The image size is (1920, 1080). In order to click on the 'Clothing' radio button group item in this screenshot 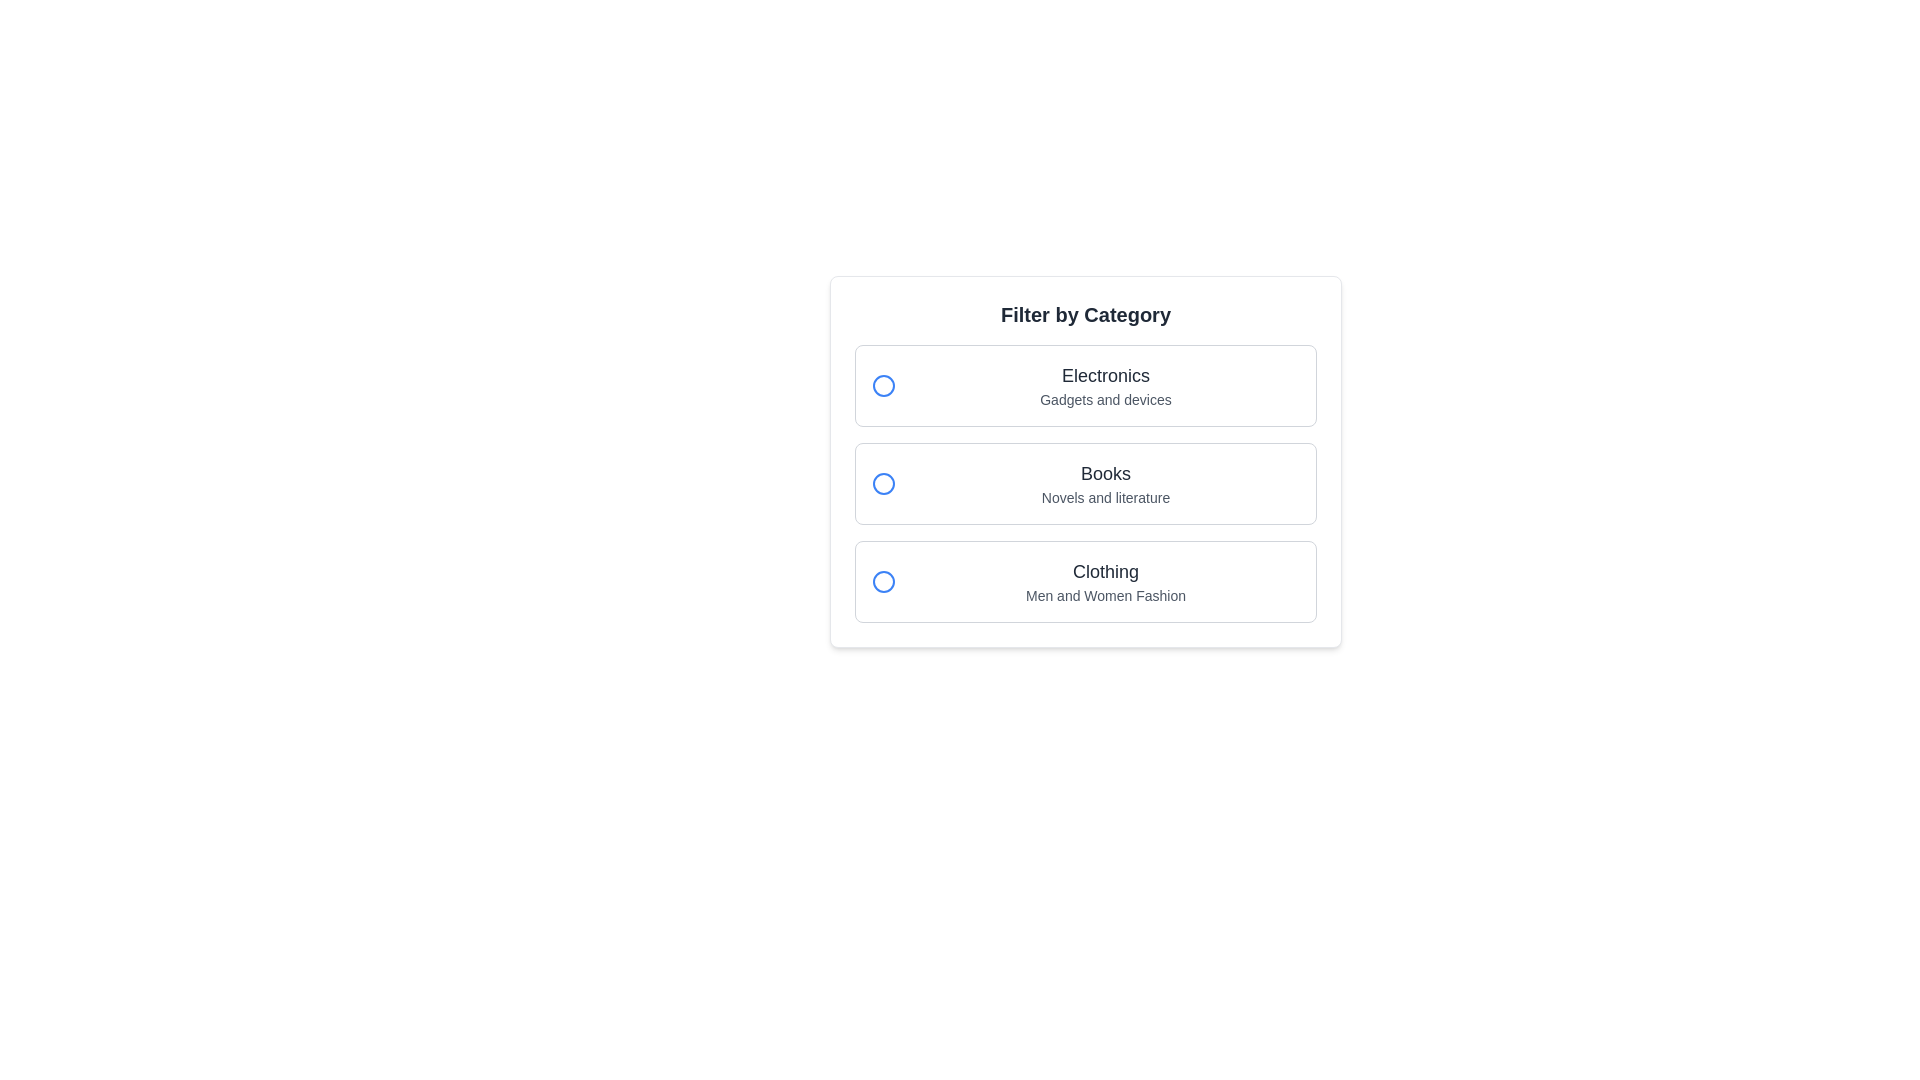, I will do `click(1084, 582)`.